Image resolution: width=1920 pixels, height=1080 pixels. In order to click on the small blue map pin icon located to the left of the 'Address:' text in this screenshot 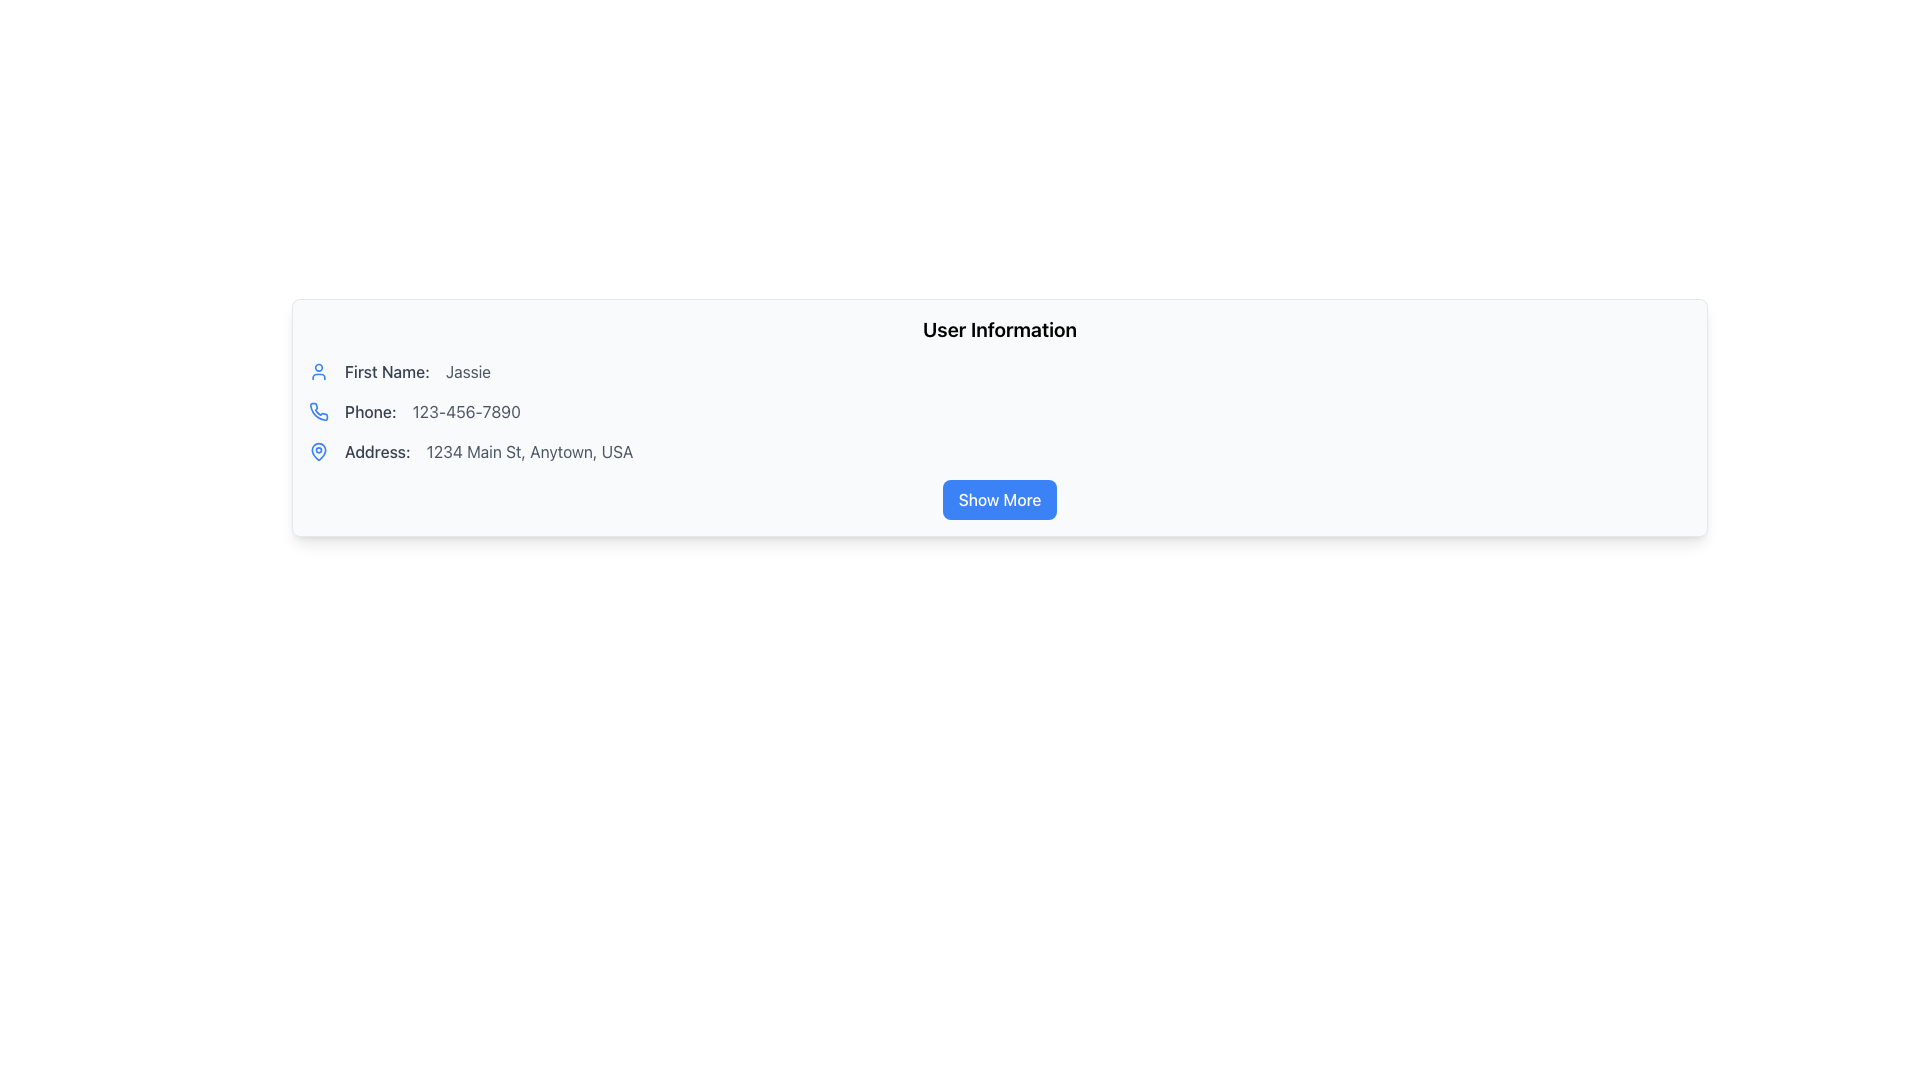, I will do `click(317, 451)`.